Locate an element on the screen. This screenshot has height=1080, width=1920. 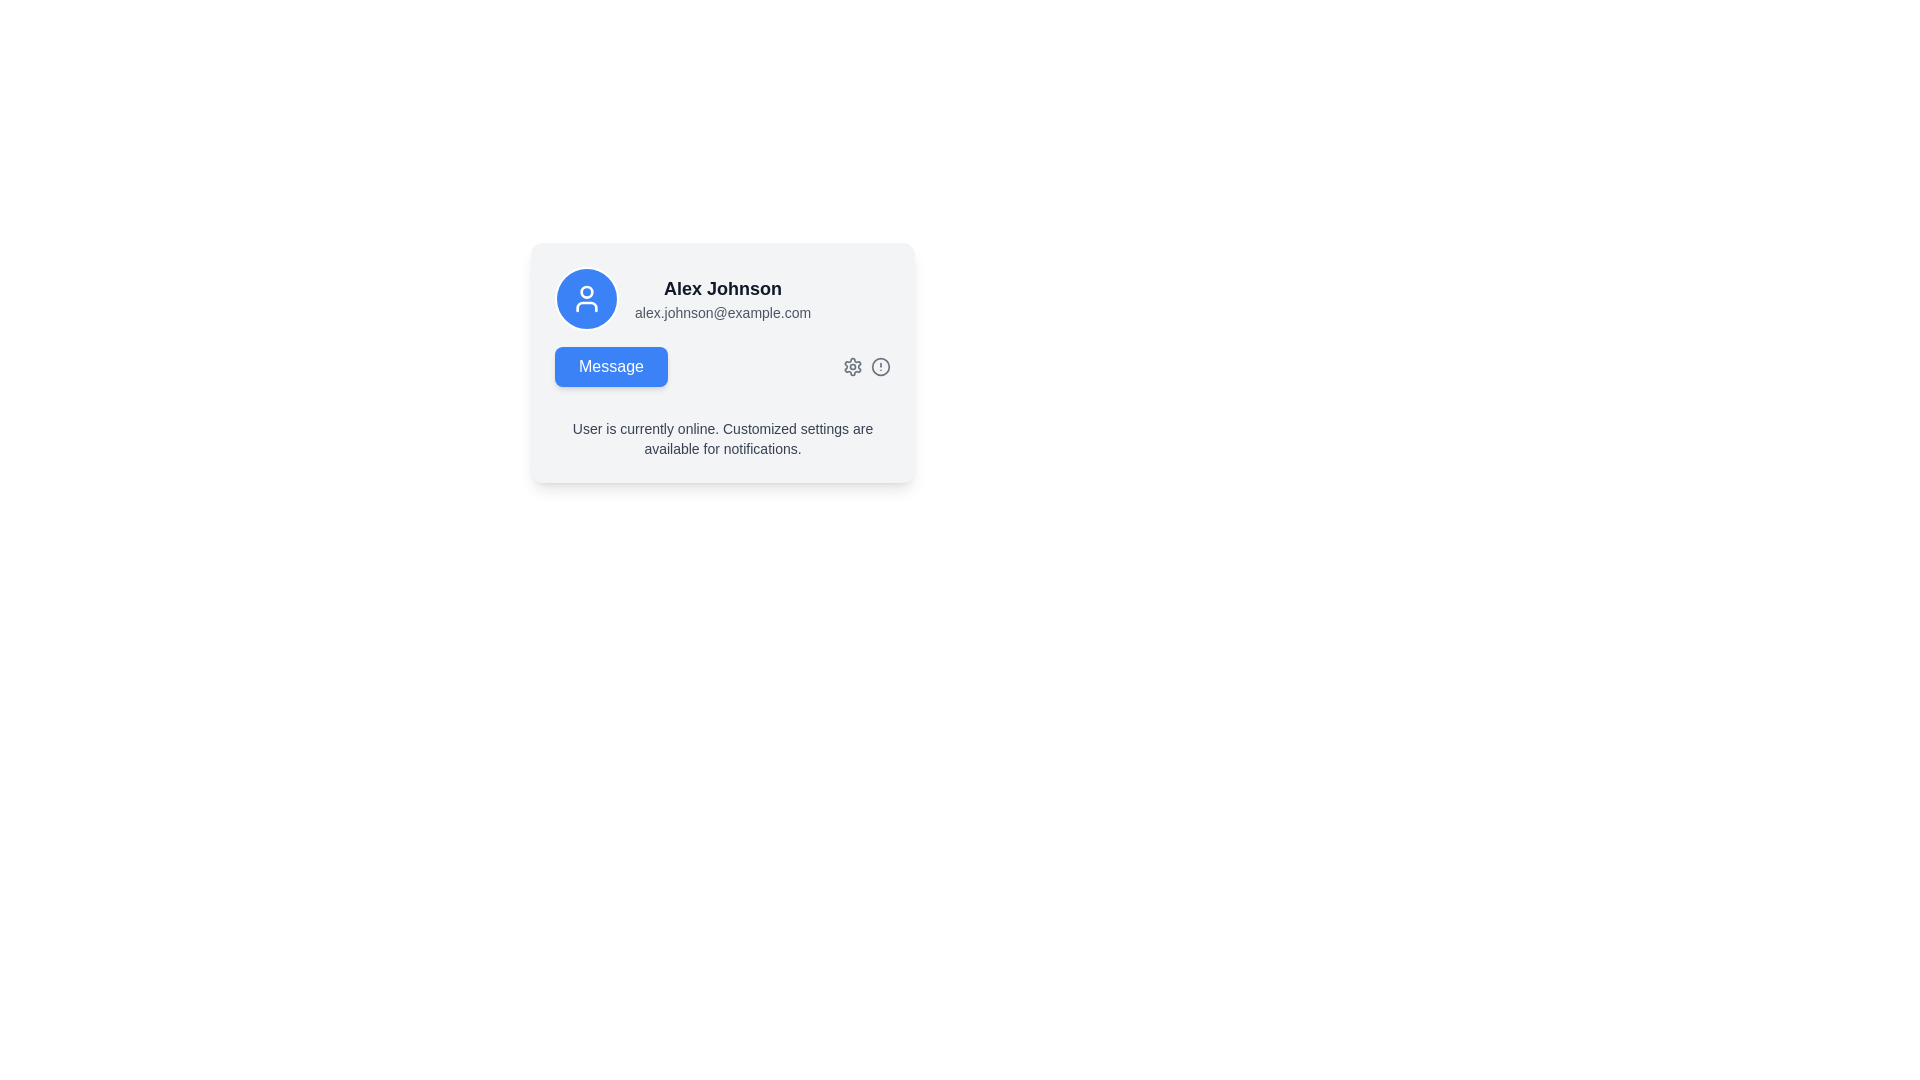
the user icon SVG graphic with a blue background located in the upper-left section of the card layout, positioned above the name and email text fields is located at coordinates (585, 299).